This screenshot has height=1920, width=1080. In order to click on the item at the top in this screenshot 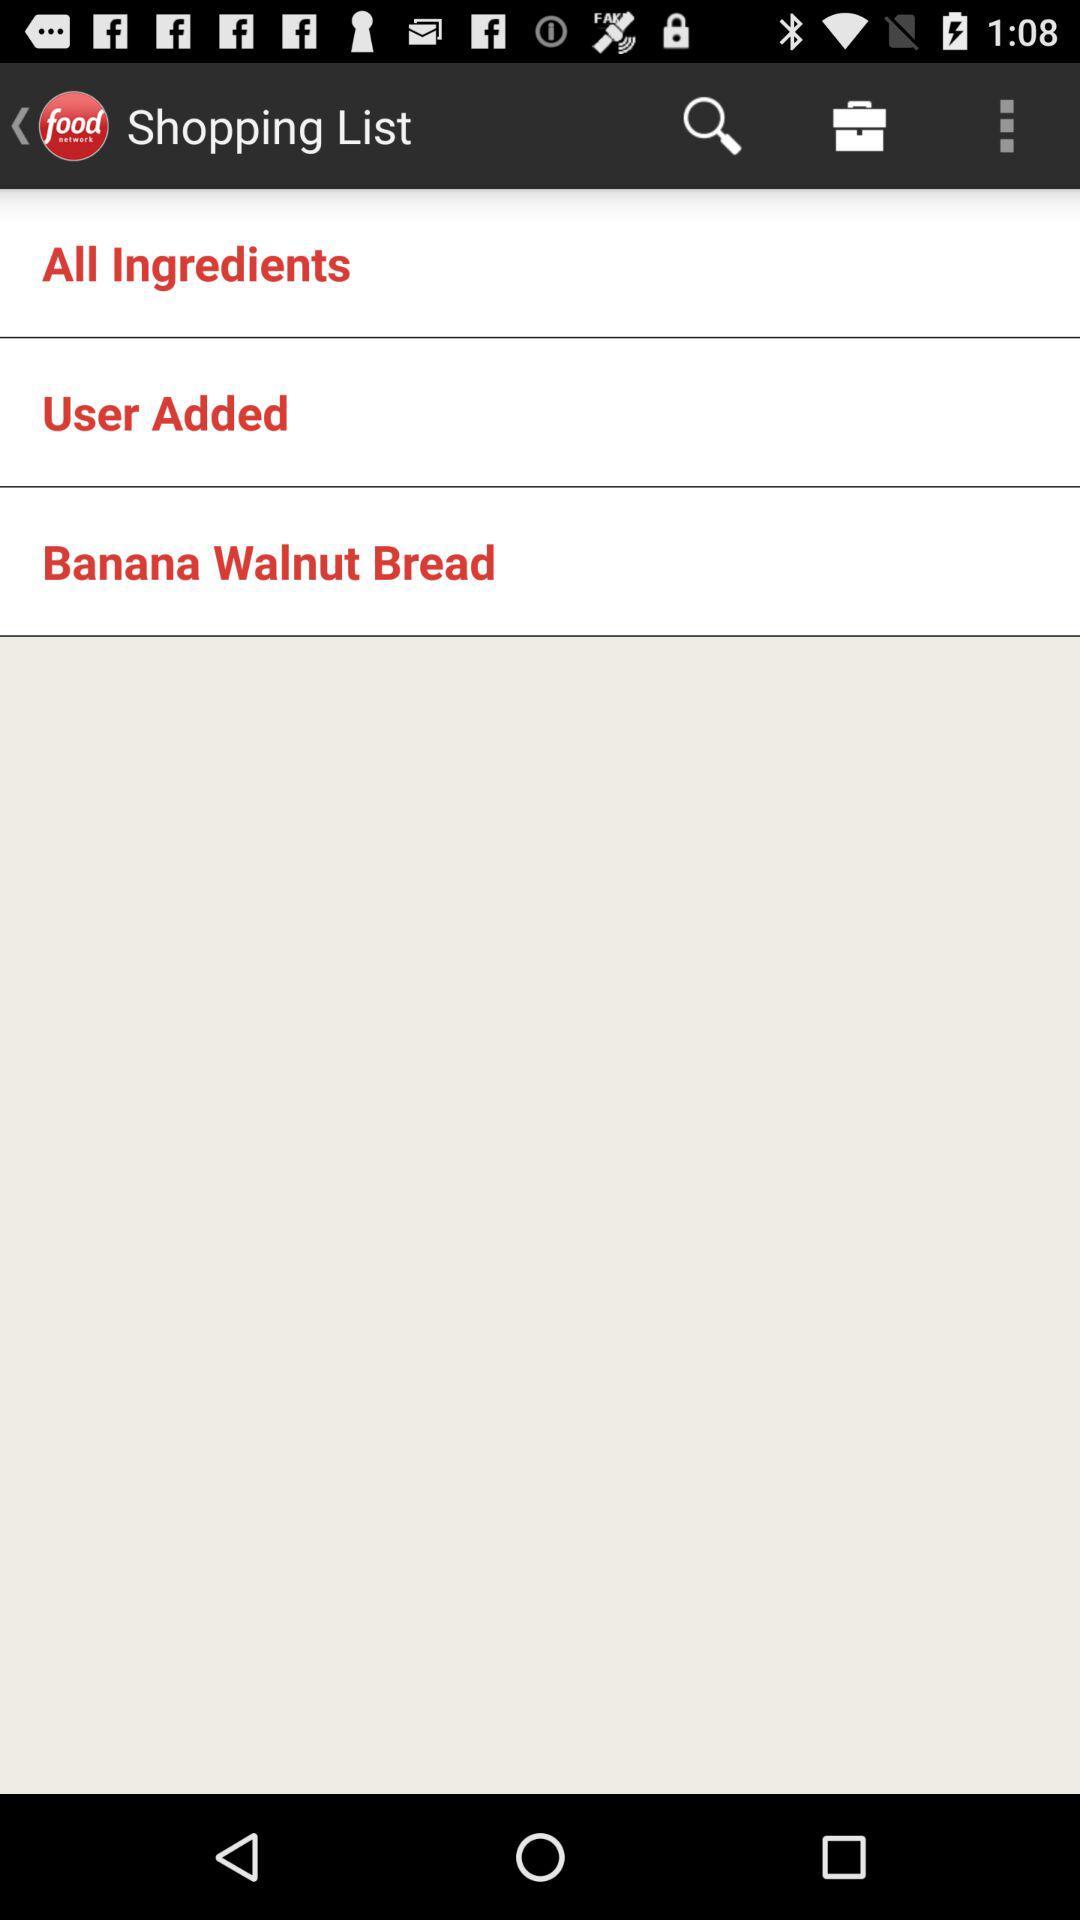, I will do `click(711, 124)`.